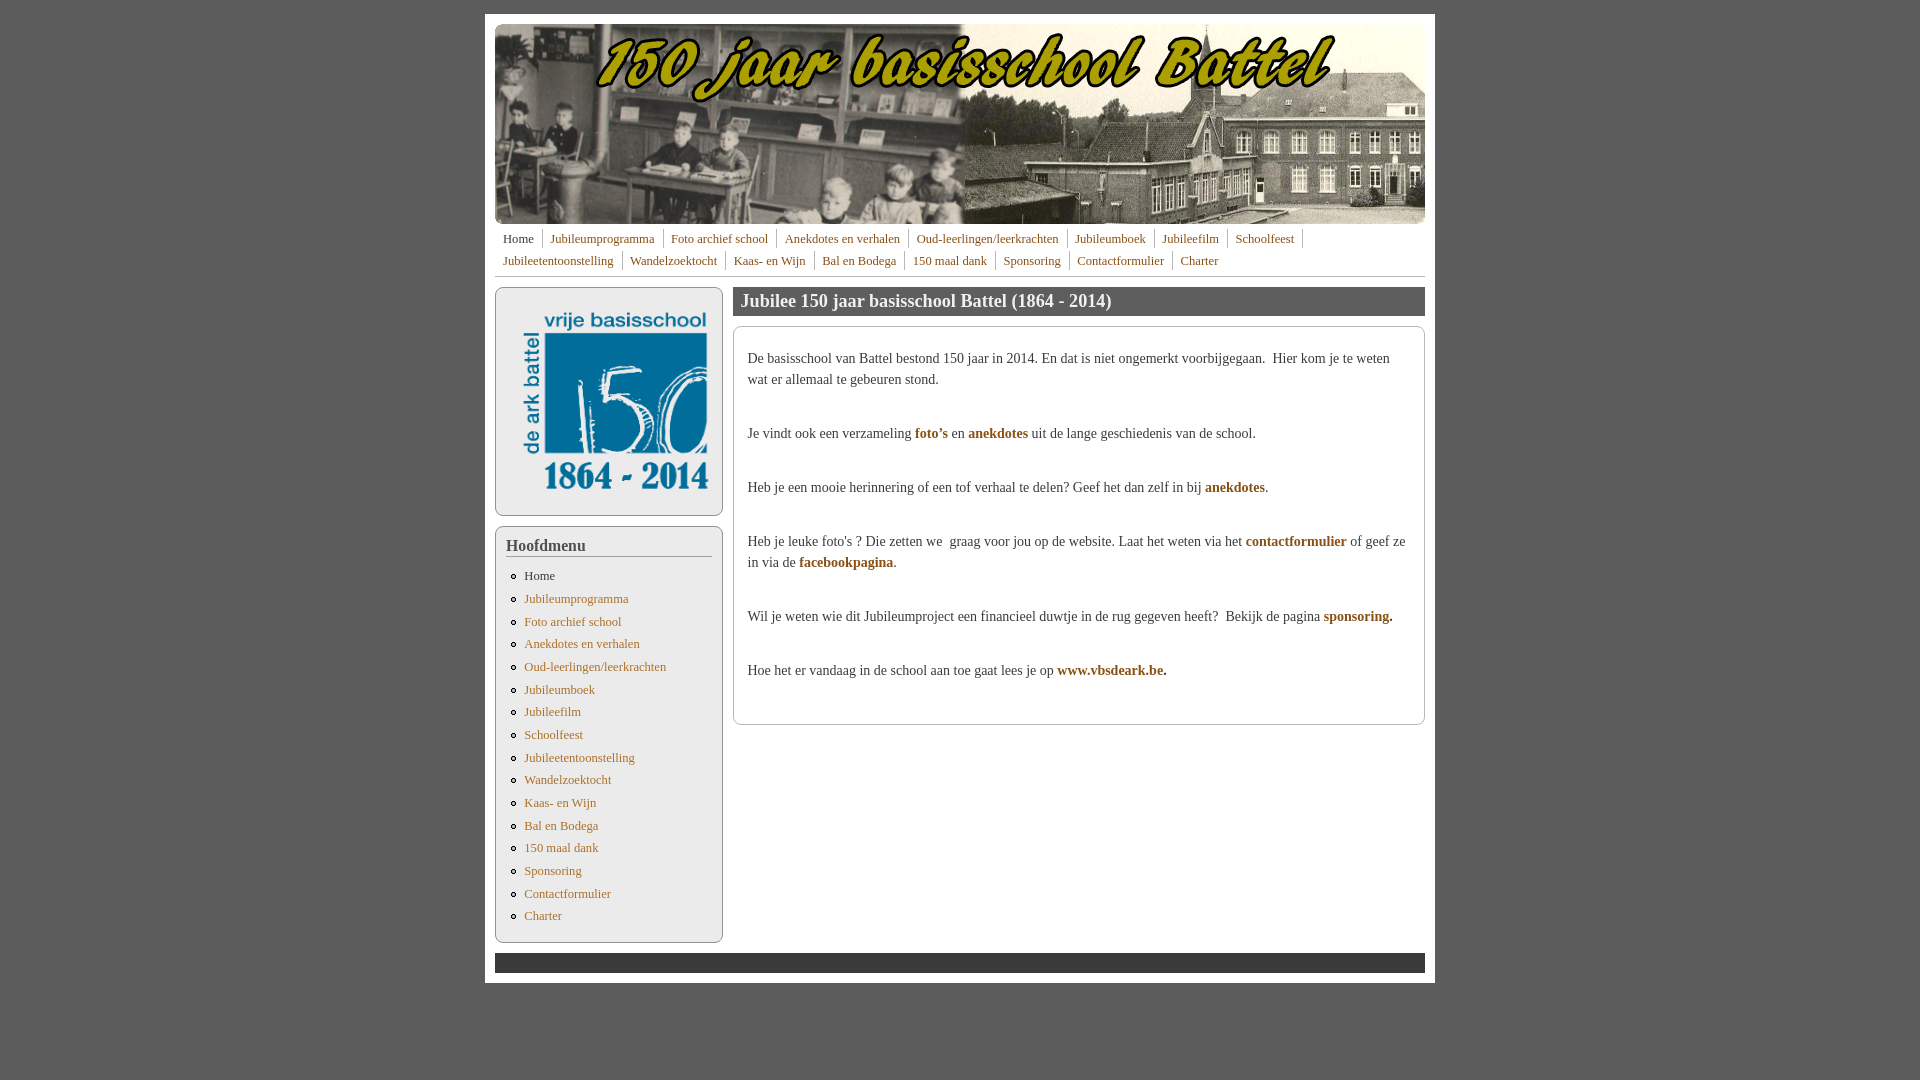 This screenshot has height=1080, width=1920. What do you see at coordinates (845, 562) in the screenshot?
I see `'facebookpagina'` at bounding box center [845, 562].